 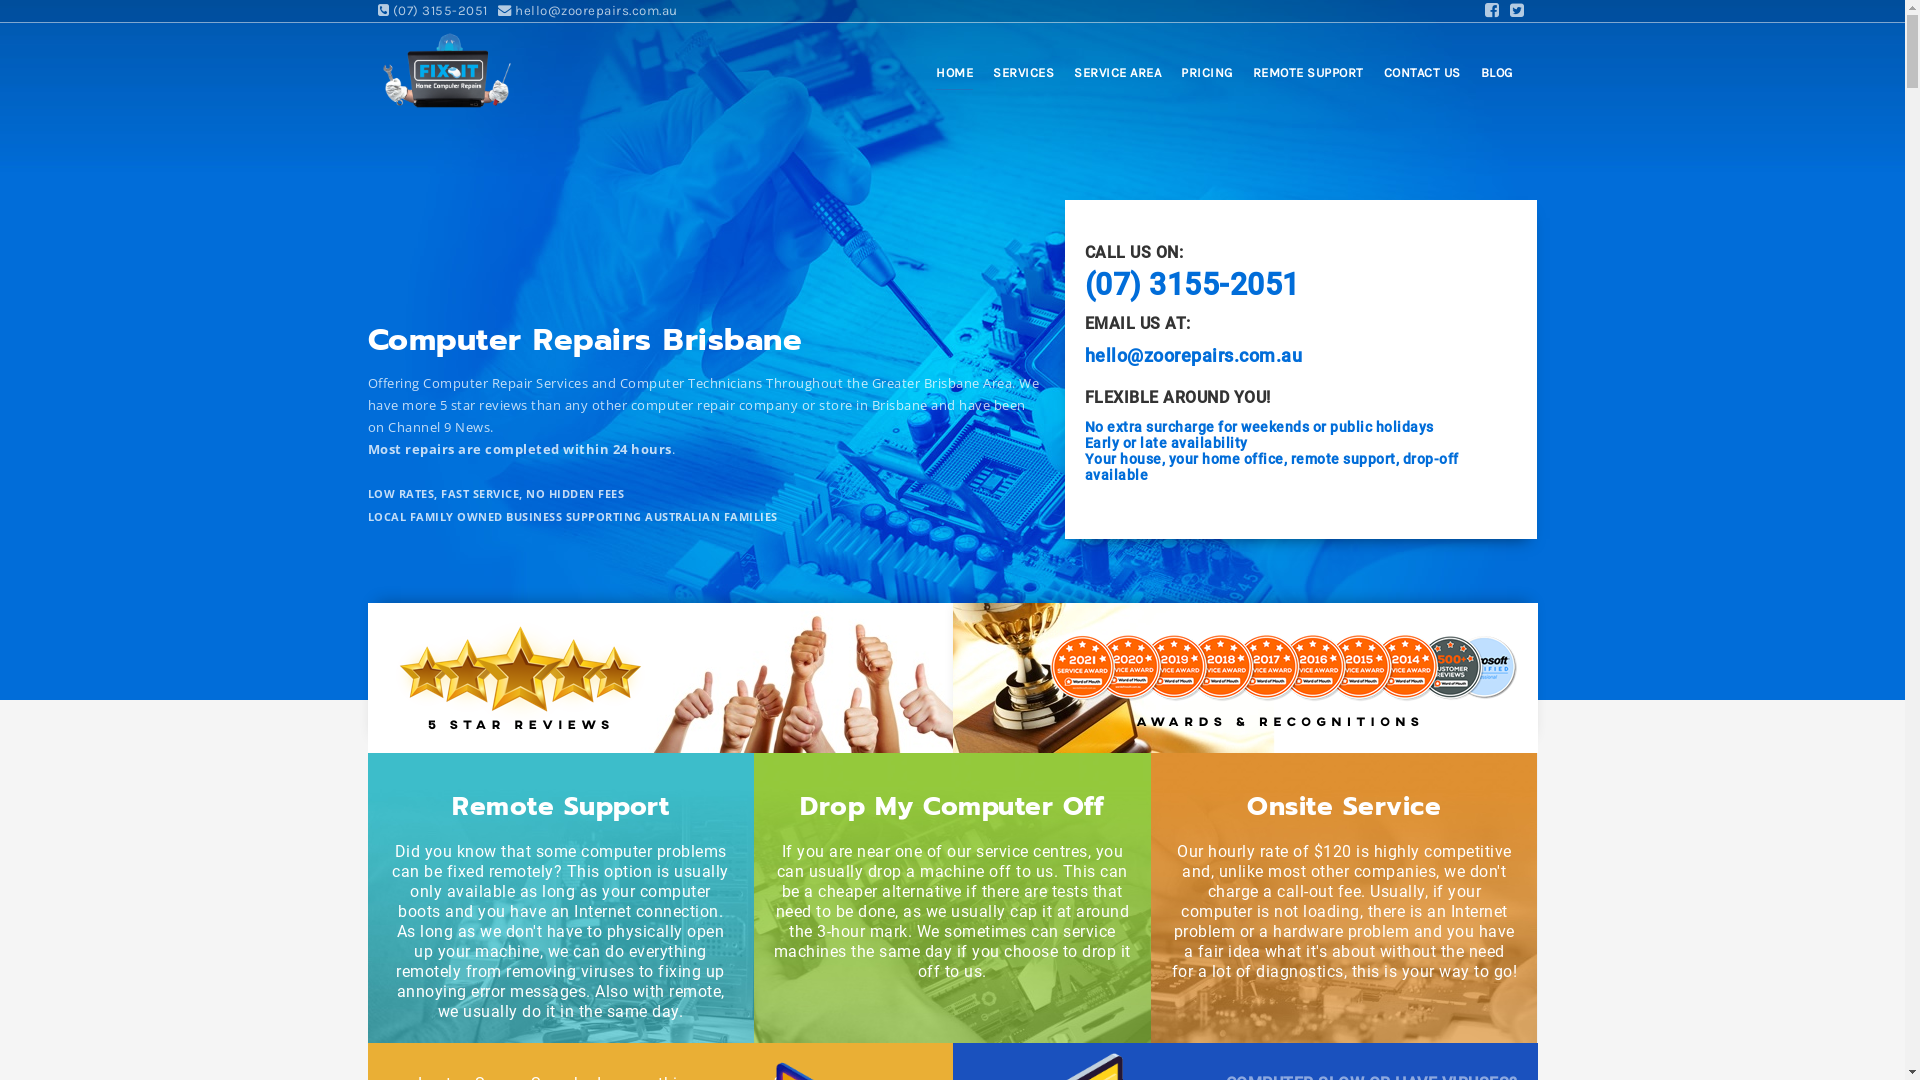 I want to click on 'SERVICES', so click(x=993, y=74).